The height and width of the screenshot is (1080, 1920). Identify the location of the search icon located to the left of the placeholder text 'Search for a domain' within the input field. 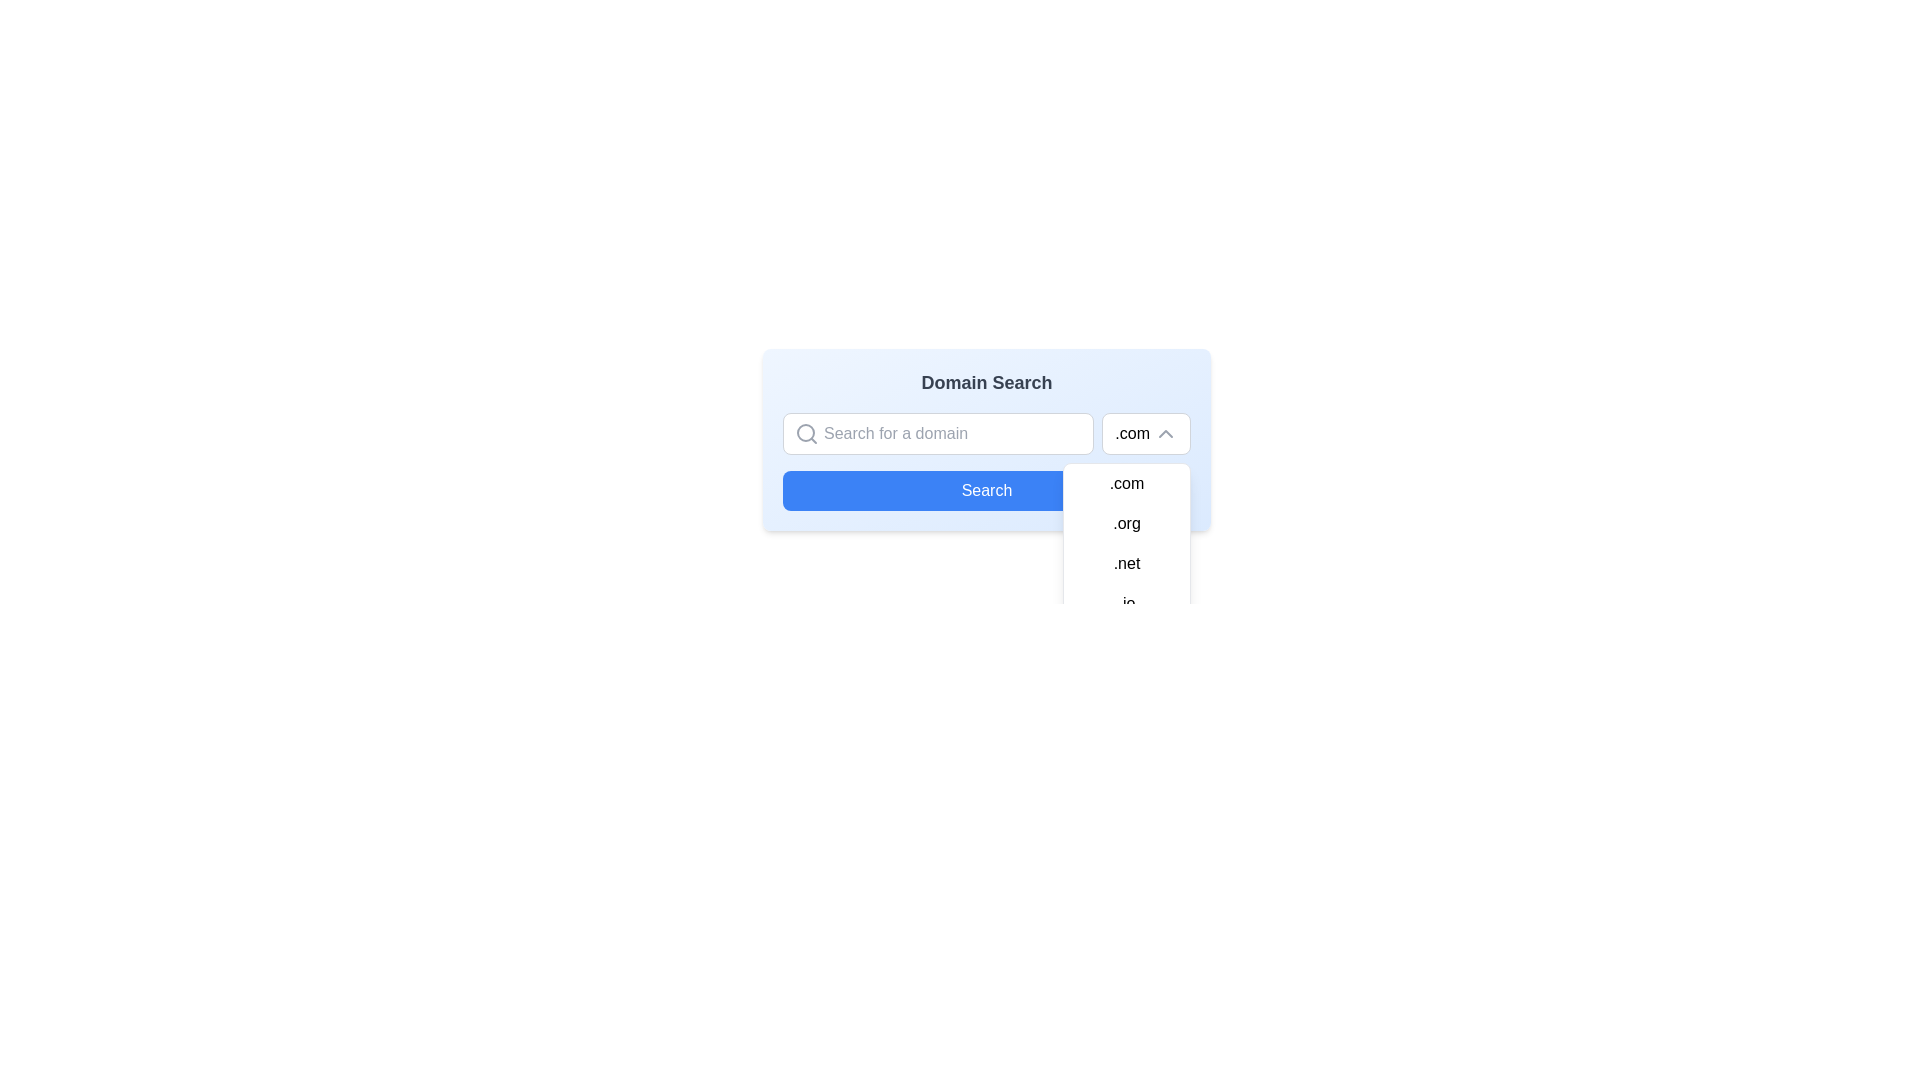
(806, 433).